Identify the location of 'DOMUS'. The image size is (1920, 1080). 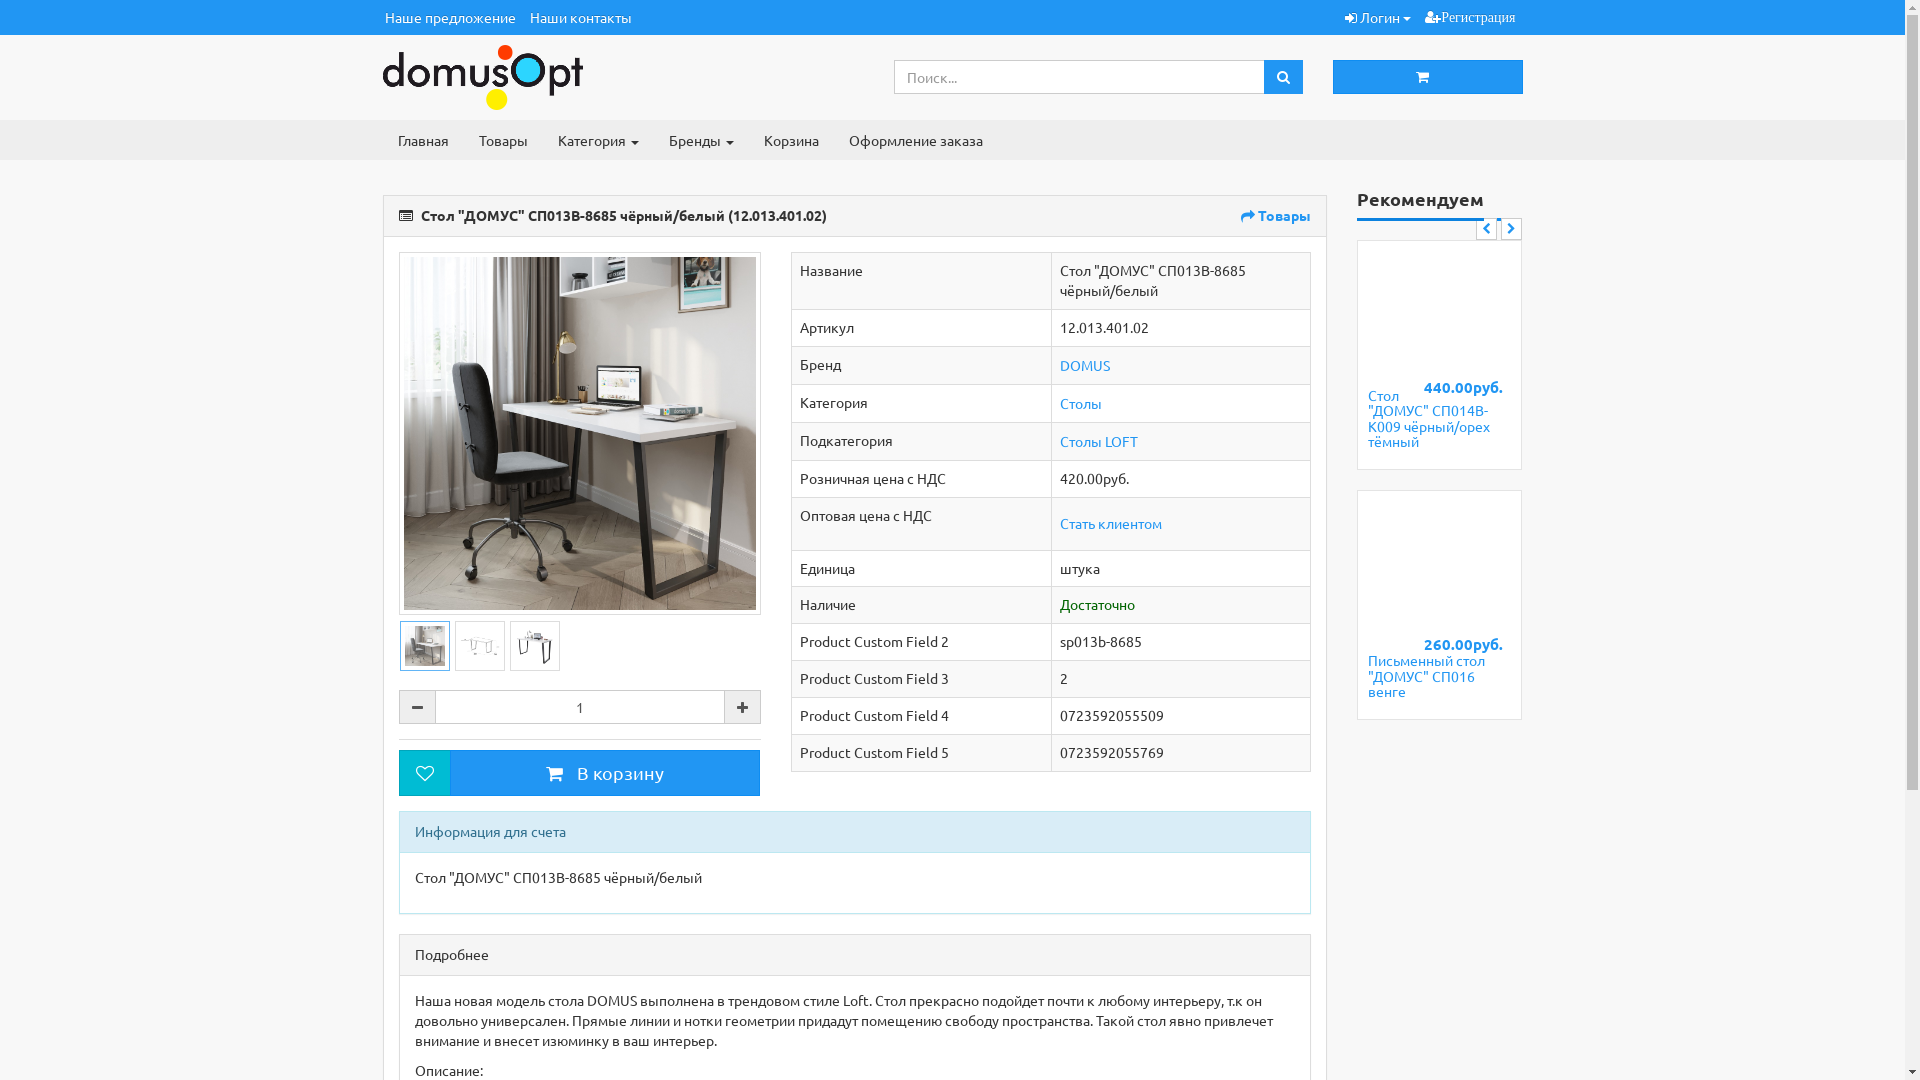
(1083, 365).